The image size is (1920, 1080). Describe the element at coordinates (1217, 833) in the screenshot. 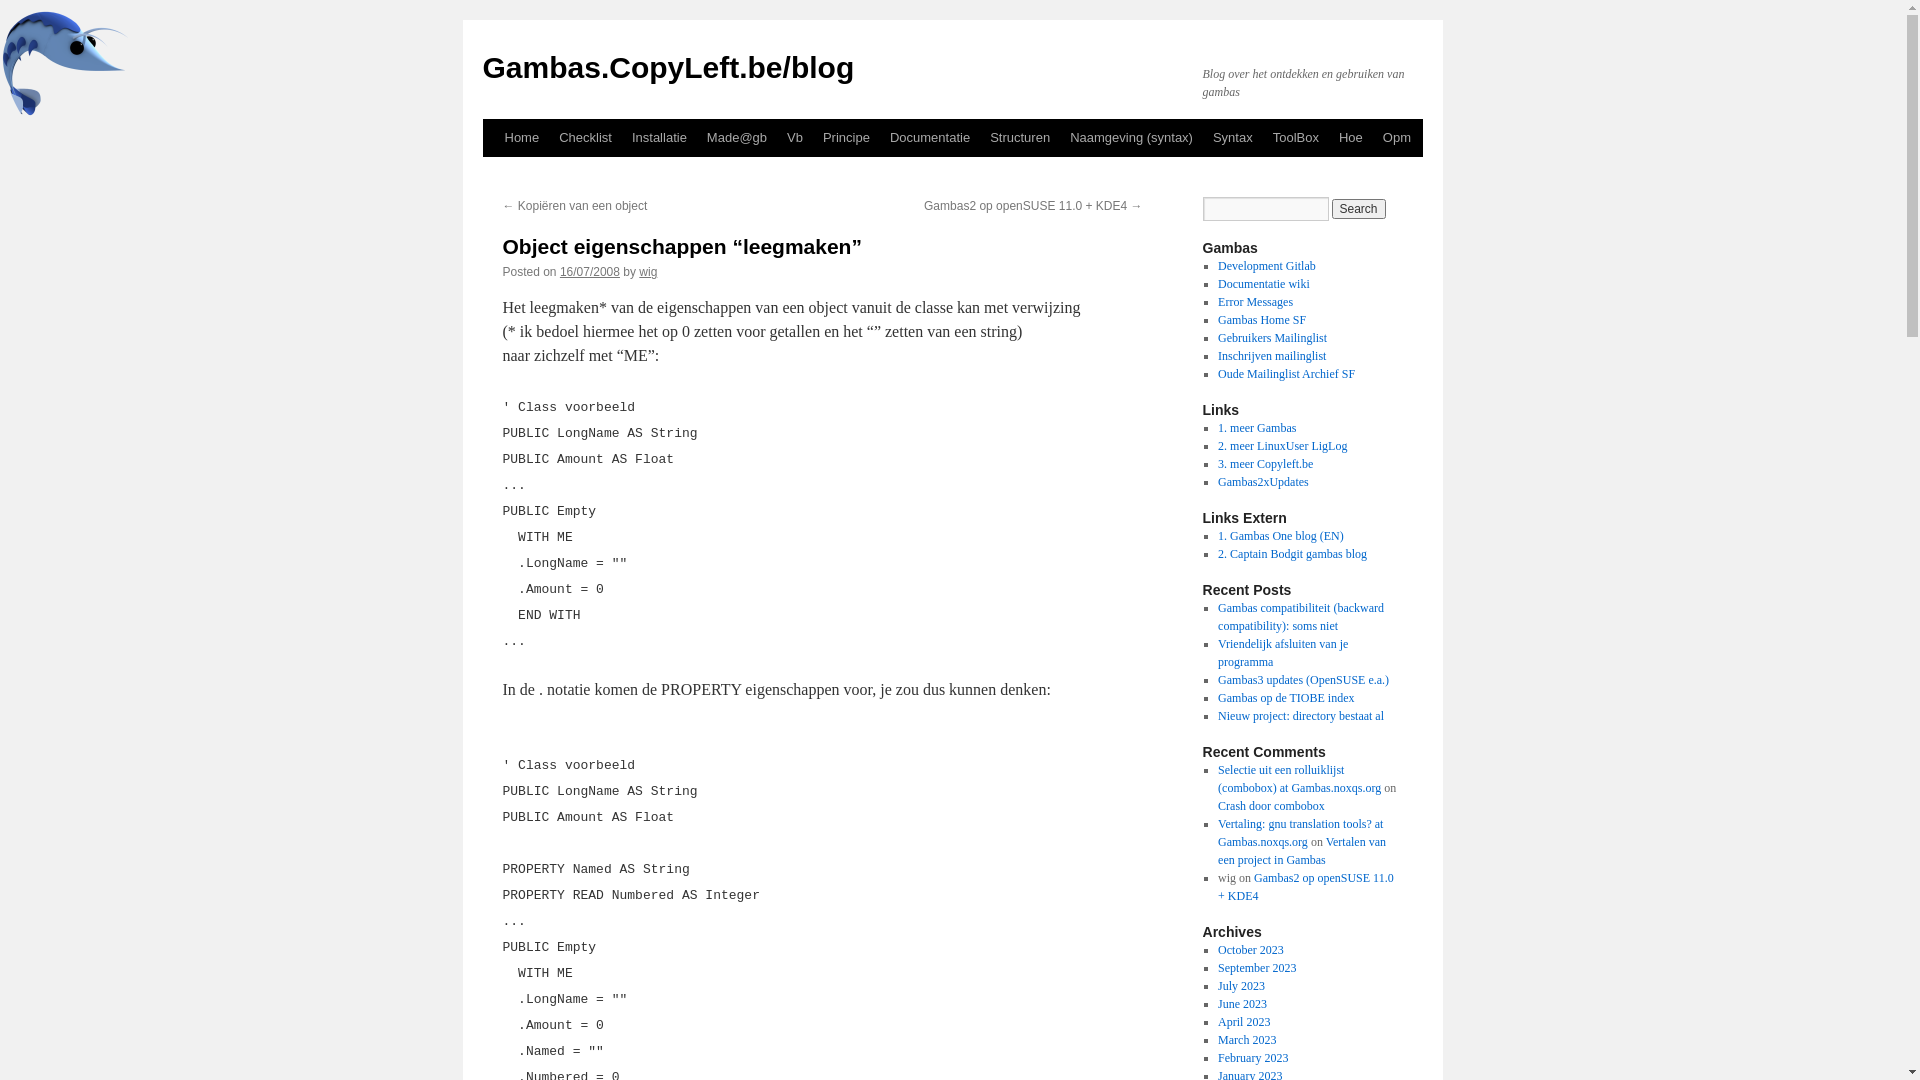

I see `'Vertaling: gnu translation tools? at Gambas.noxqs.org'` at that location.